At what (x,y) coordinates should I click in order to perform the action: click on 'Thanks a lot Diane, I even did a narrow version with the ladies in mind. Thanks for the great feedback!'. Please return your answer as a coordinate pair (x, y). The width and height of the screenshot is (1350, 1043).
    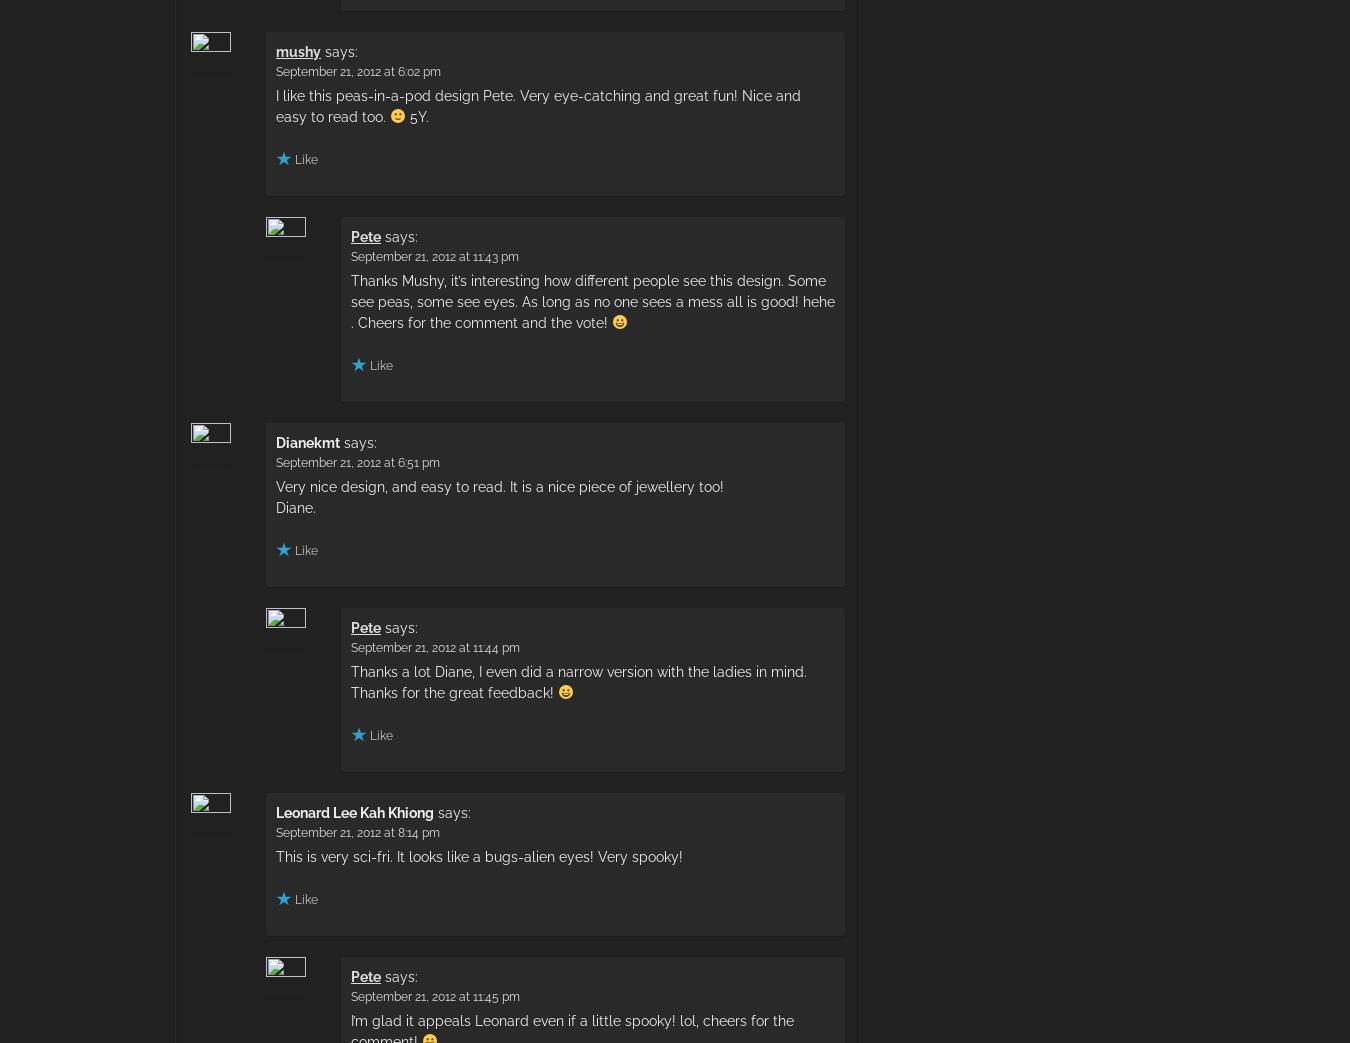
    Looking at the image, I should click on (579, 681).